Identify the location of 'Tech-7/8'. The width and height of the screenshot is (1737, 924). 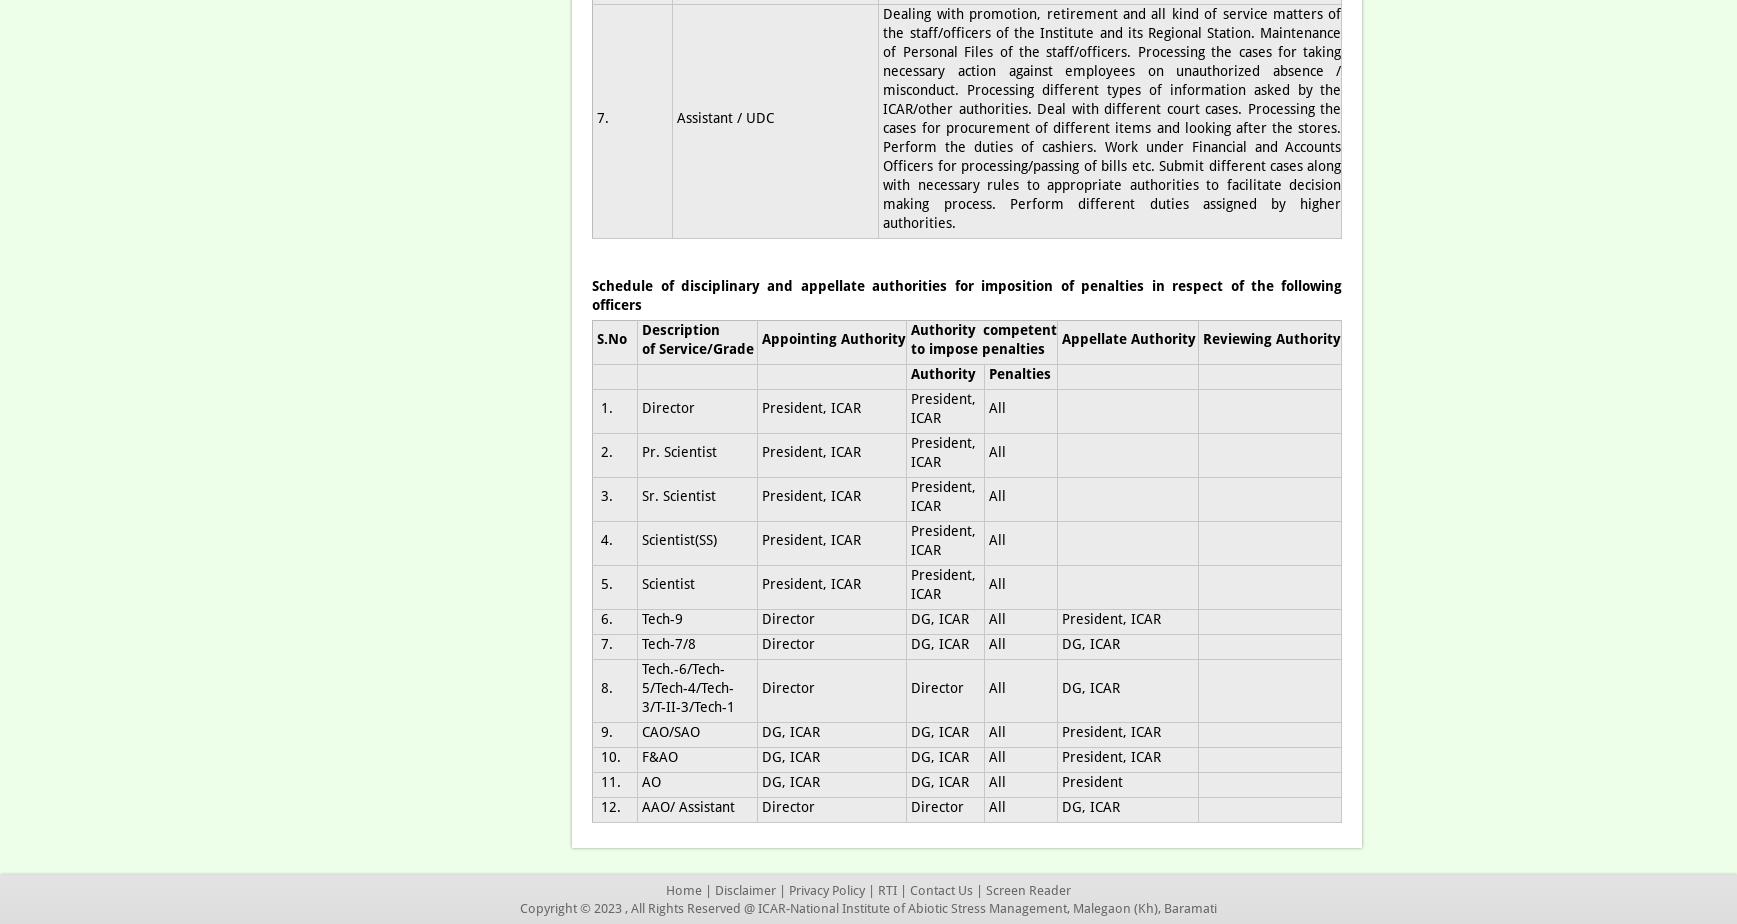
(667, 643).